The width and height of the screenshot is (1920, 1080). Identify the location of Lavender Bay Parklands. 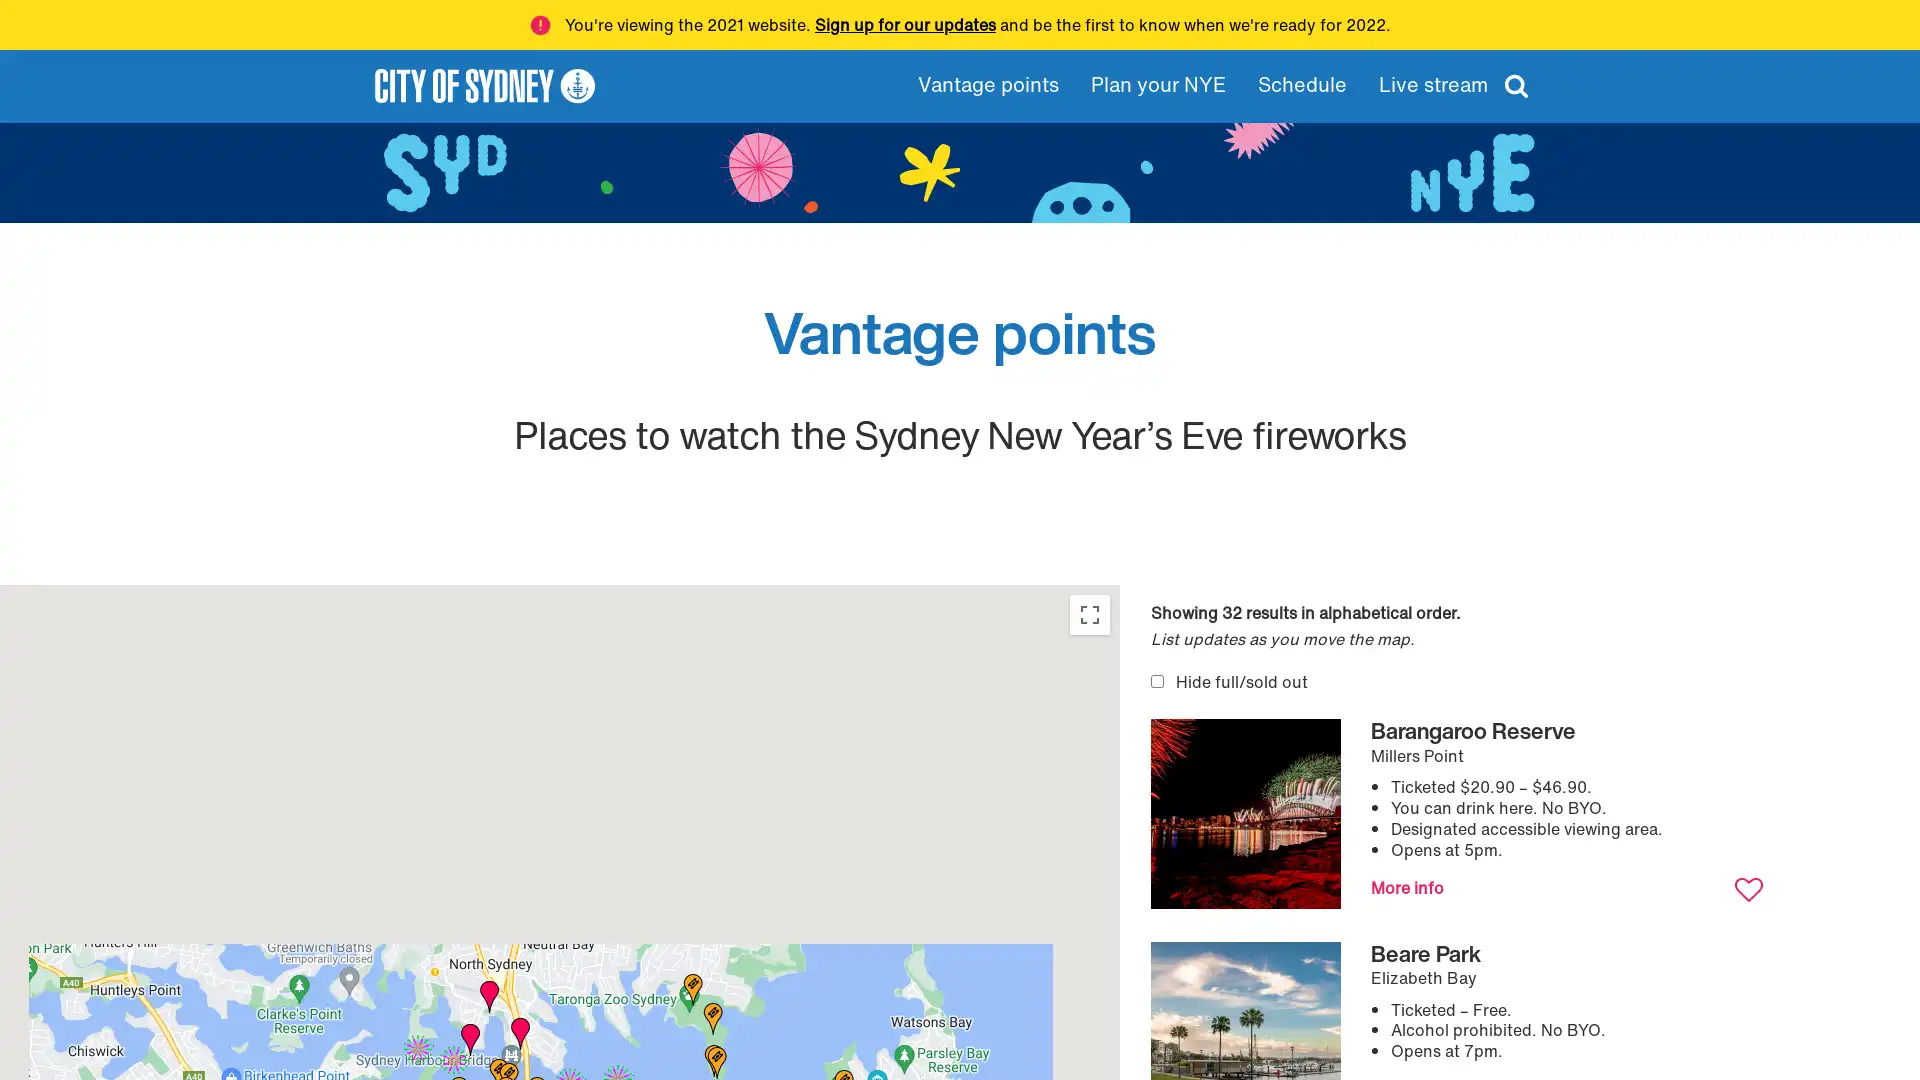
(488, 1026).